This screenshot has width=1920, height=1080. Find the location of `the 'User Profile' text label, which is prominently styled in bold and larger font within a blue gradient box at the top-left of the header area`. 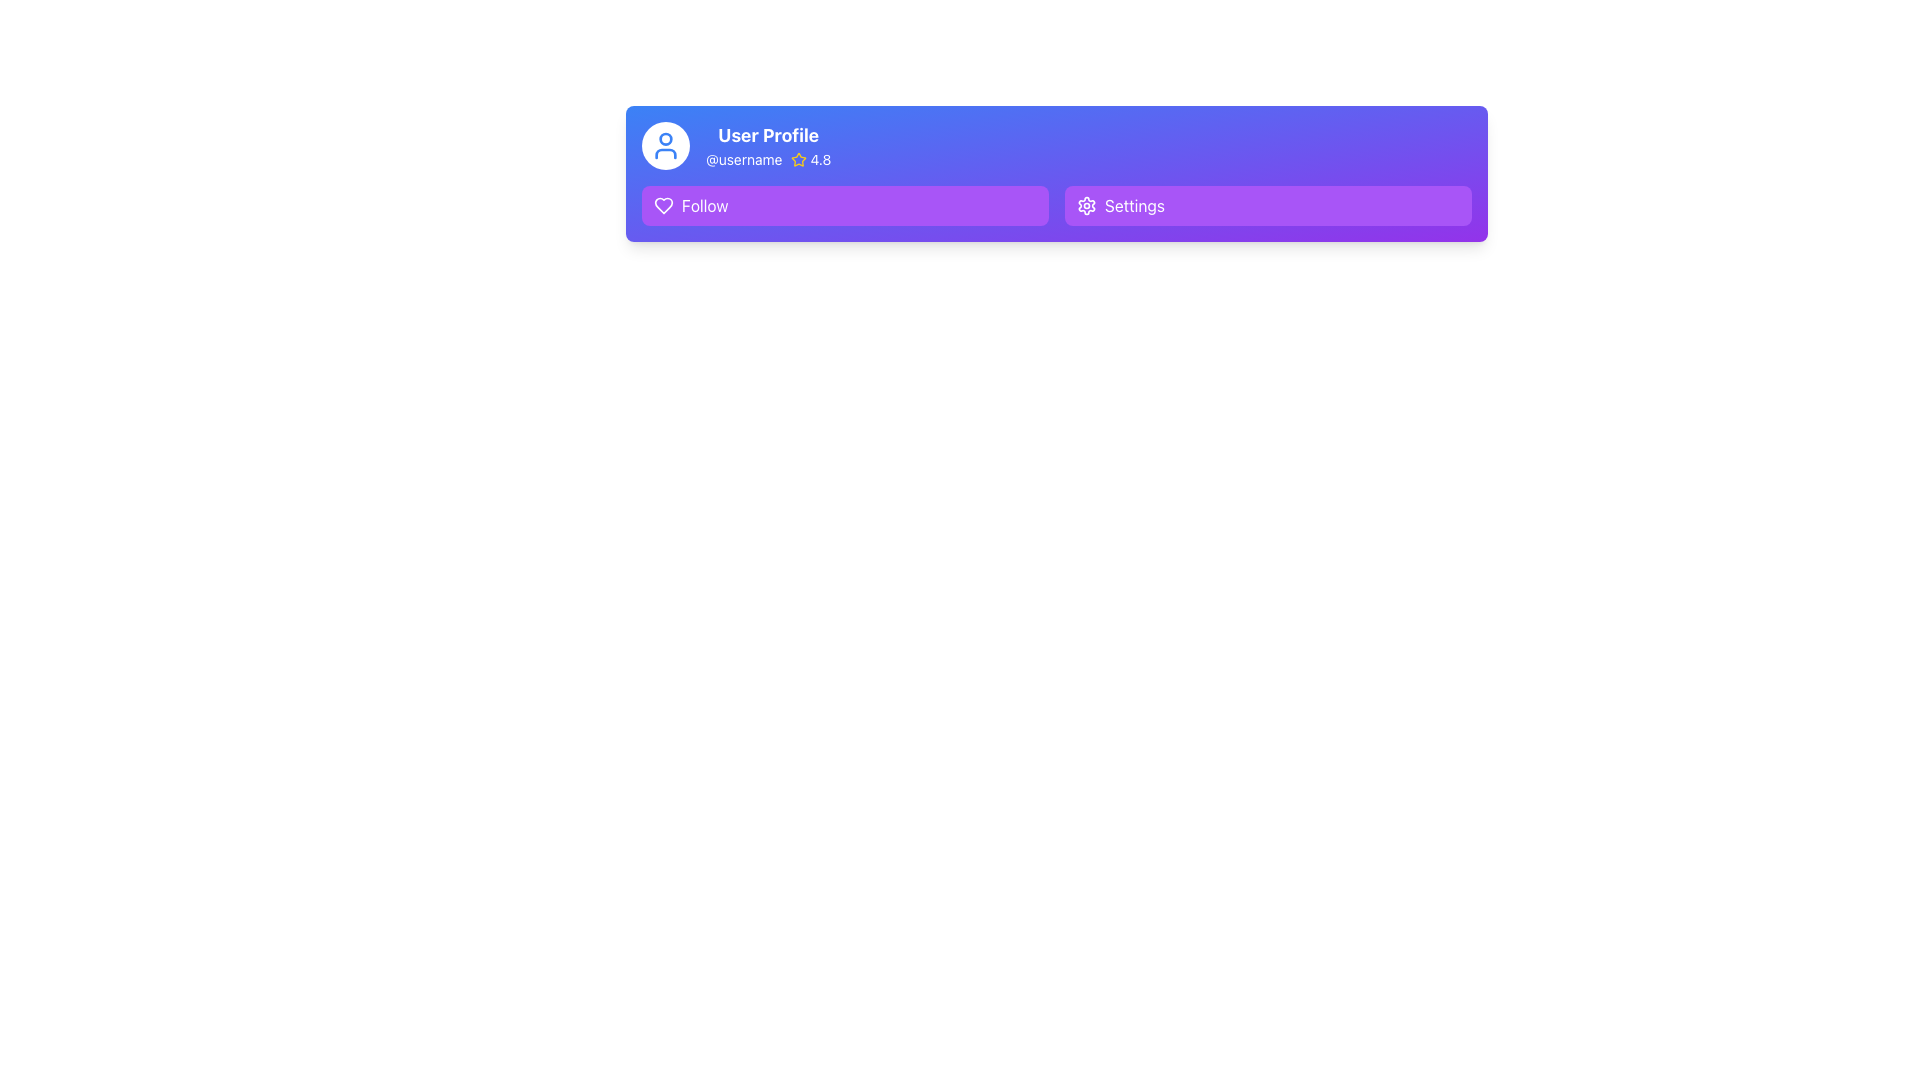

the 'User Profile' text label, which is prominently styled in bold and larger font within a blue gradient box at the top-left of the header area is located at coordinates (767, 135).